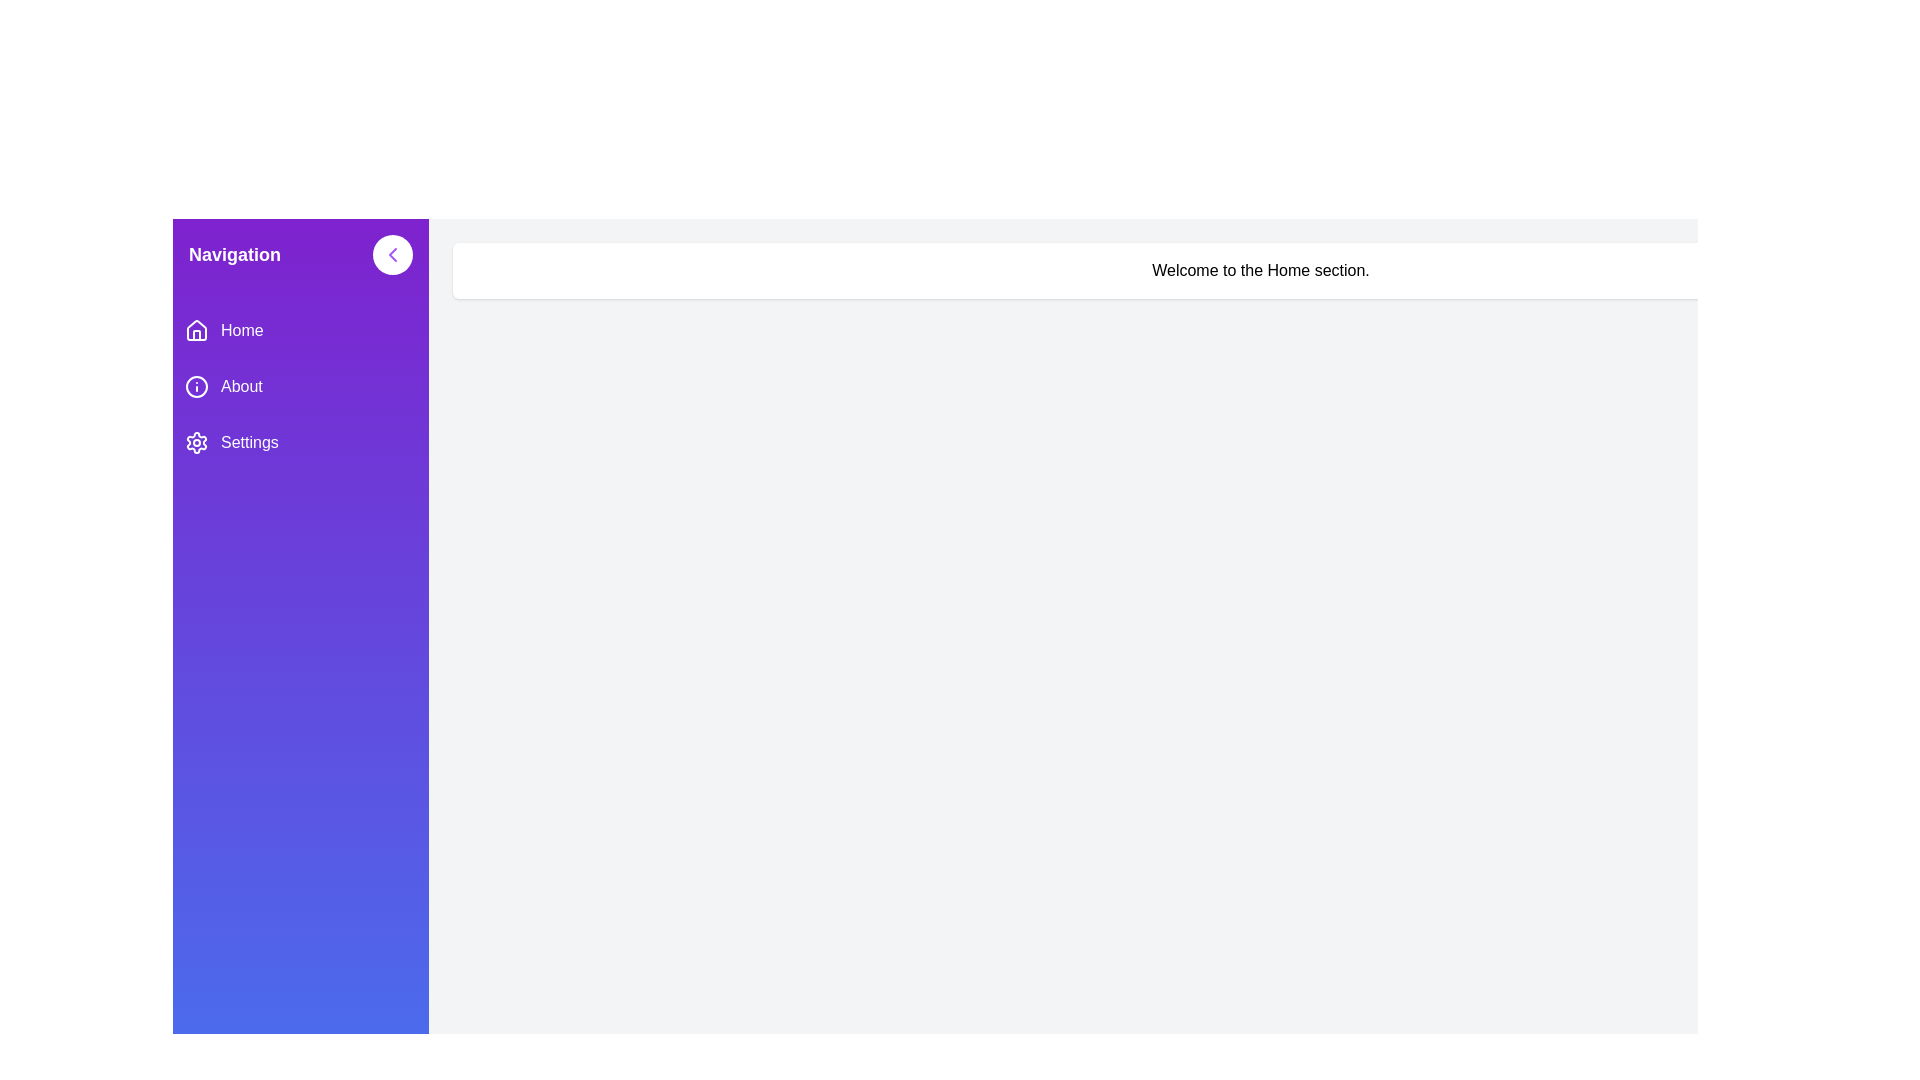  Describe the element at coordinates (393, 253) in the screenshot. I see `the circular button with a white background and purple chevron icon on the right side of the header section` at that location.